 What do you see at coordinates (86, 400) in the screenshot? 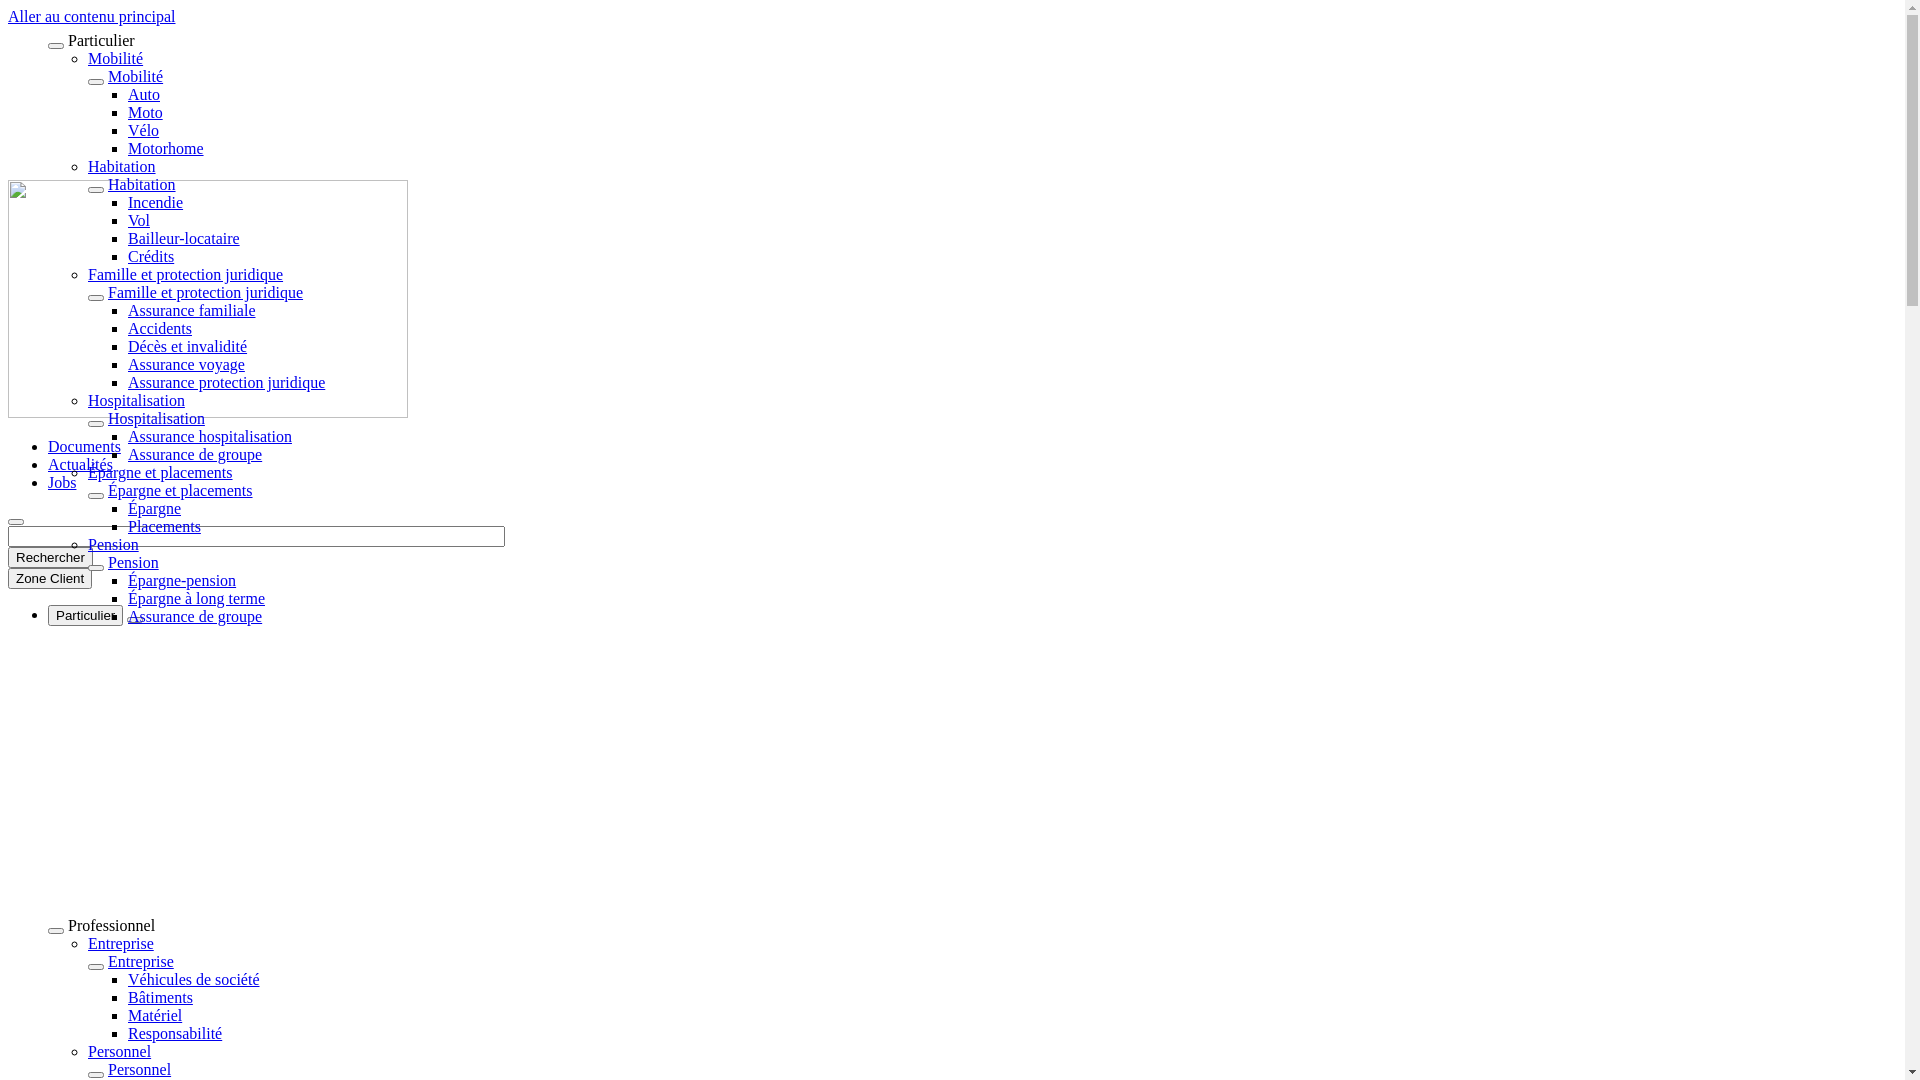
I see `'Hospitalisation'` at bounding box center [86, 400].